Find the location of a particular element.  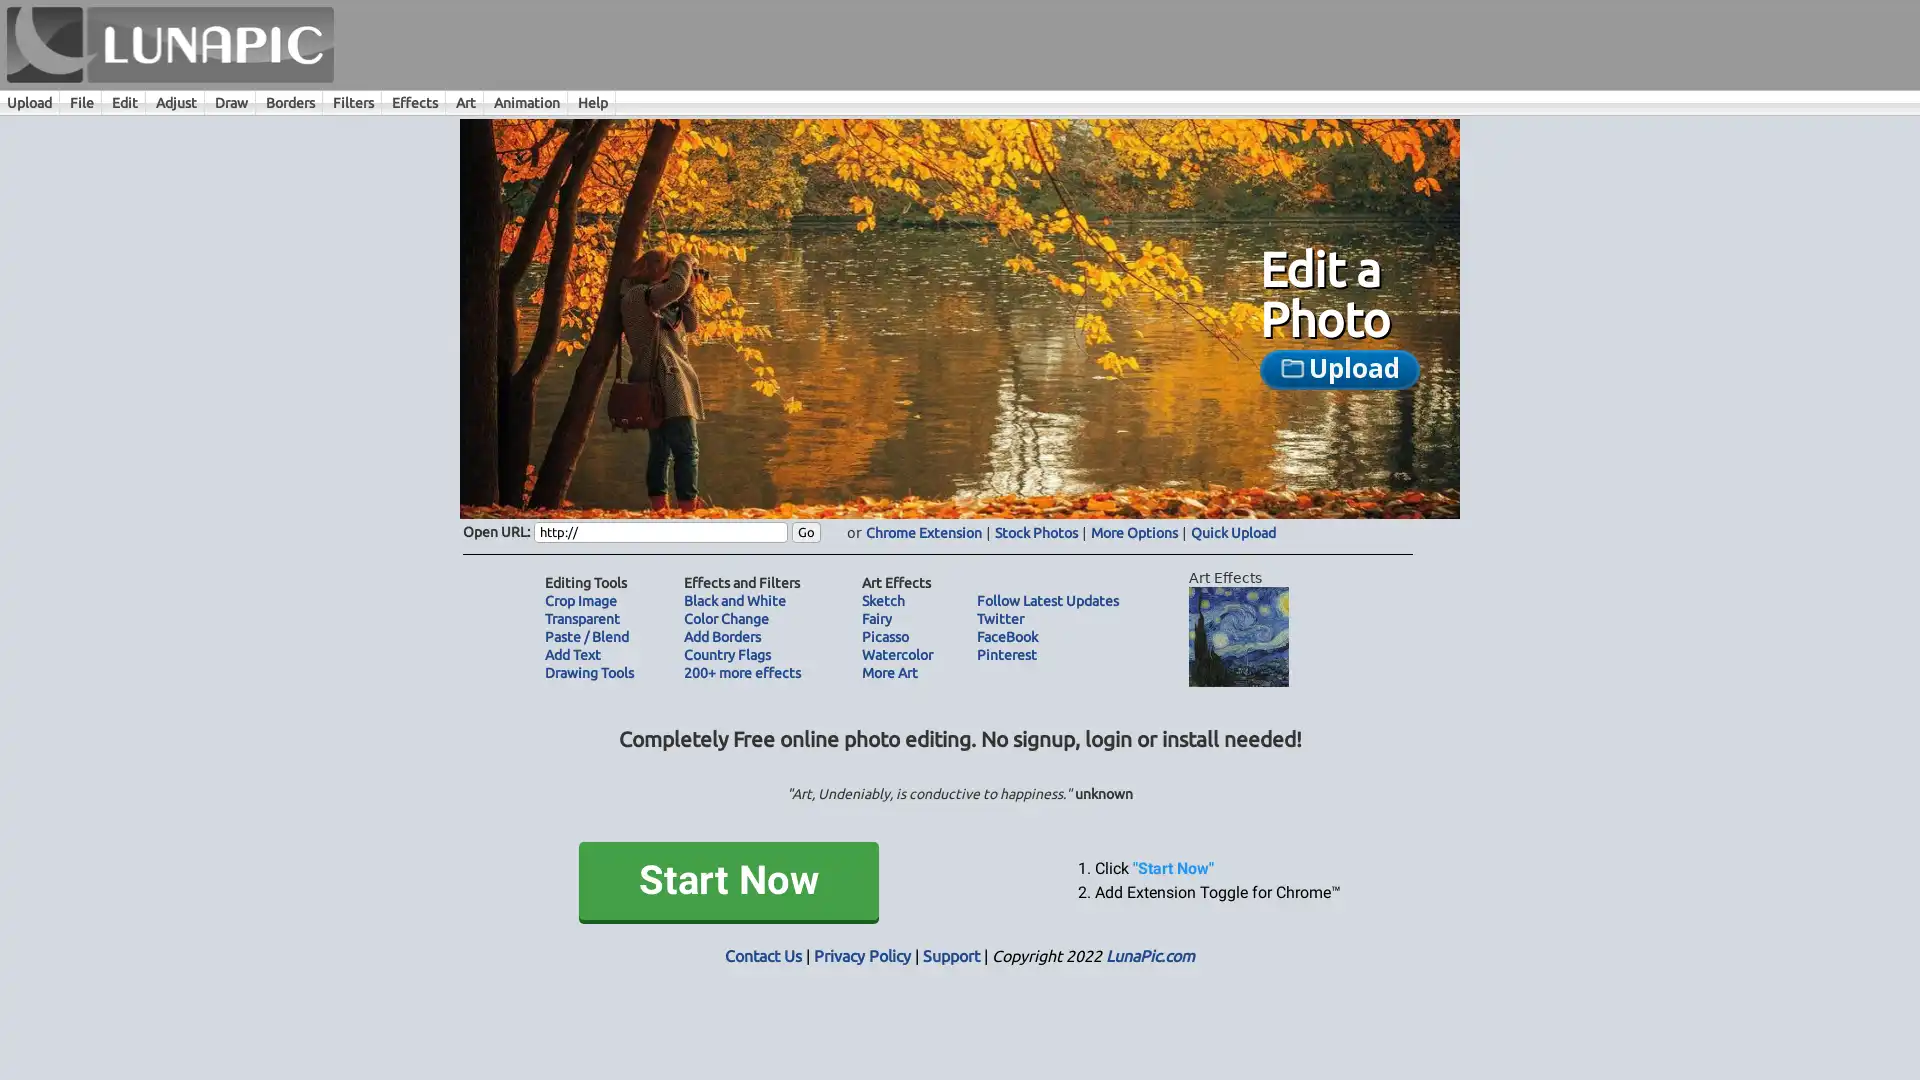

Go is located at coordinates (806, 531).